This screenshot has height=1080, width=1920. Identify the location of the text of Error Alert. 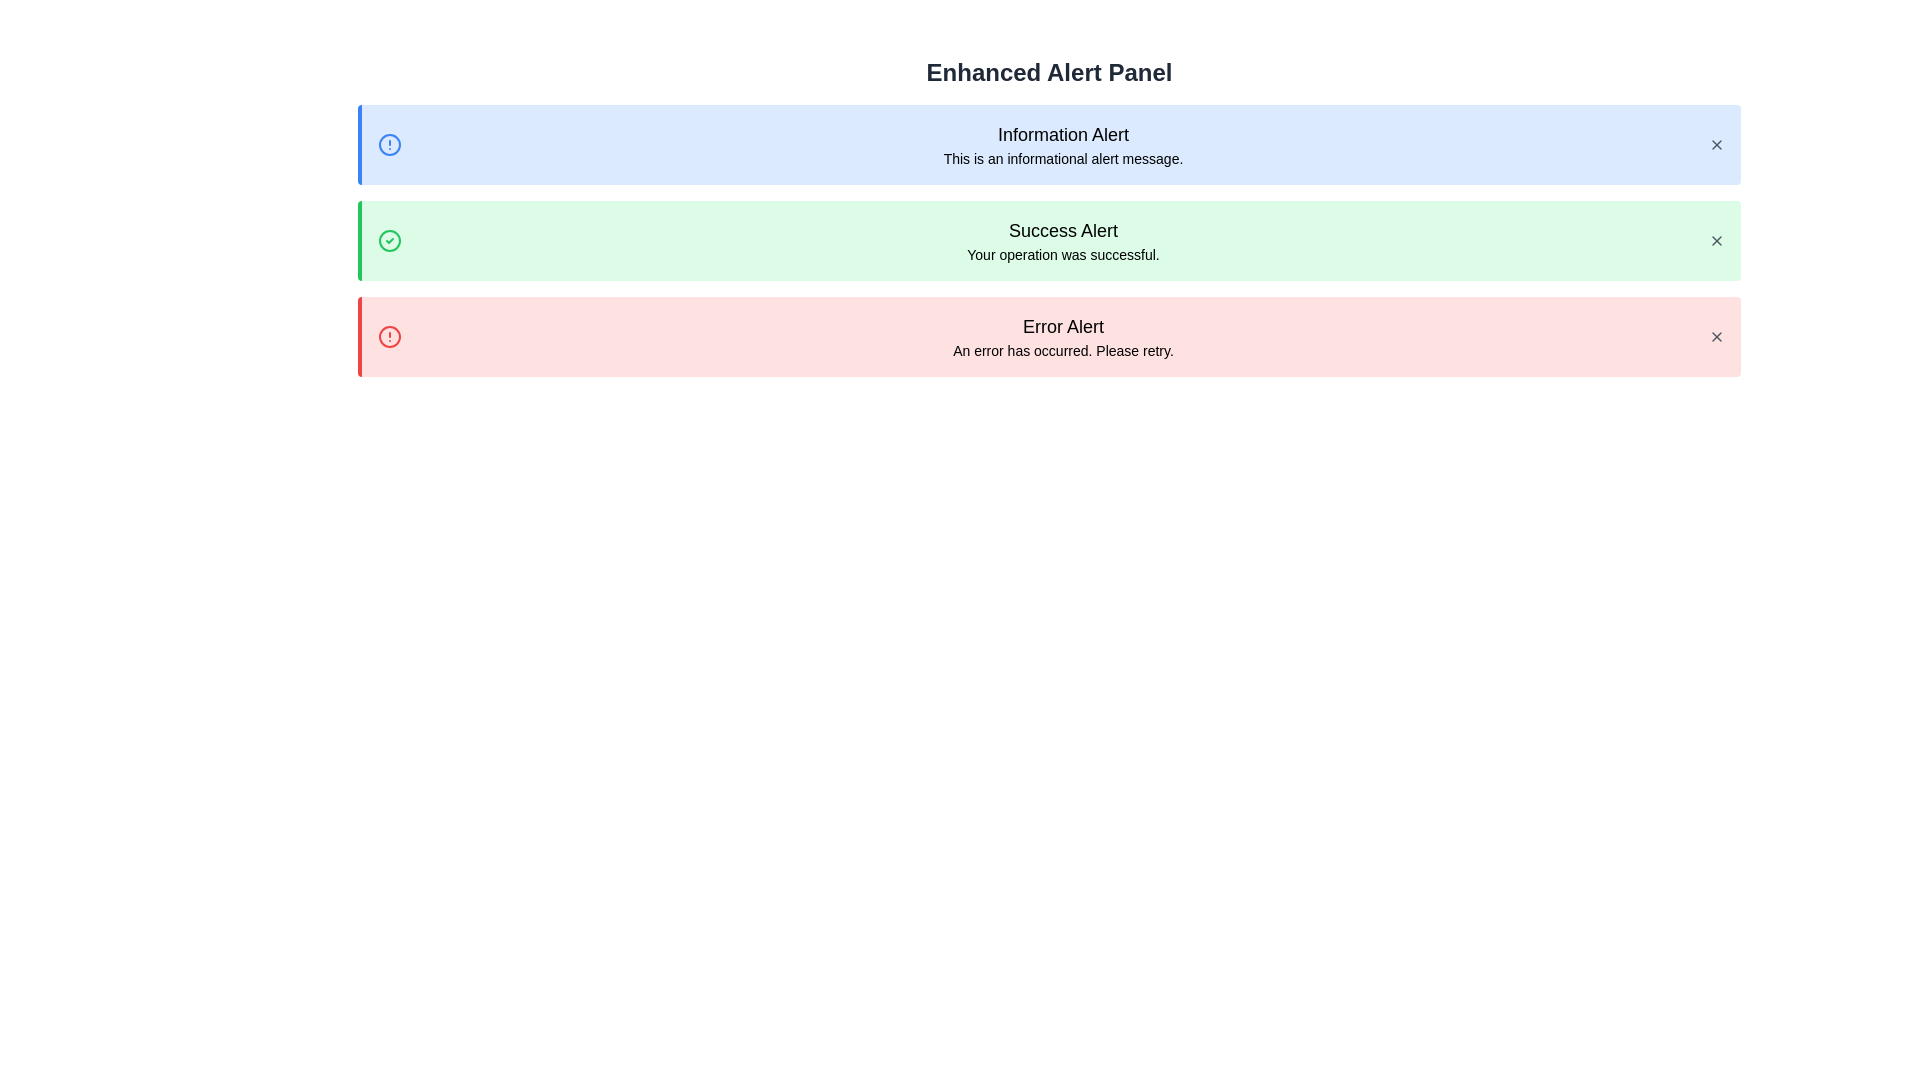
(1048, 326).